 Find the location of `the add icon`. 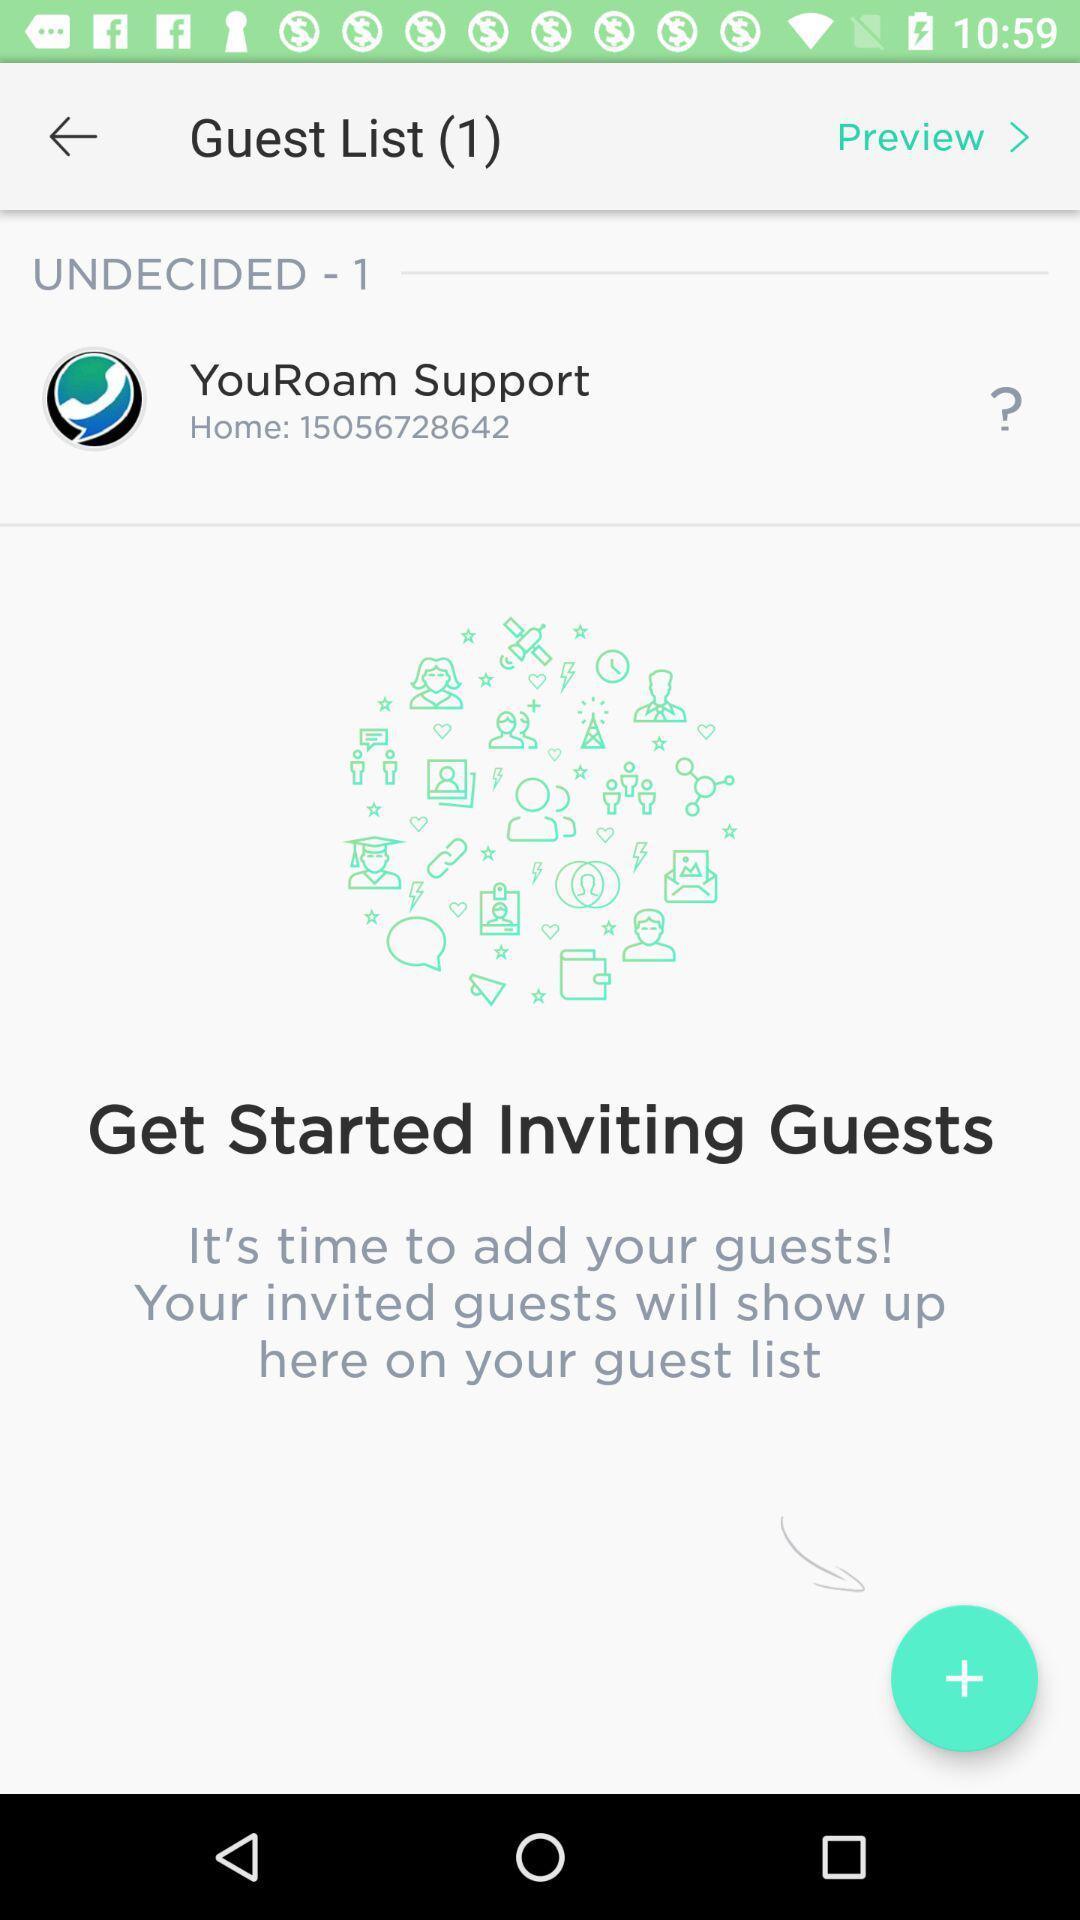

the add icon is located at coordinates (963, 1678).